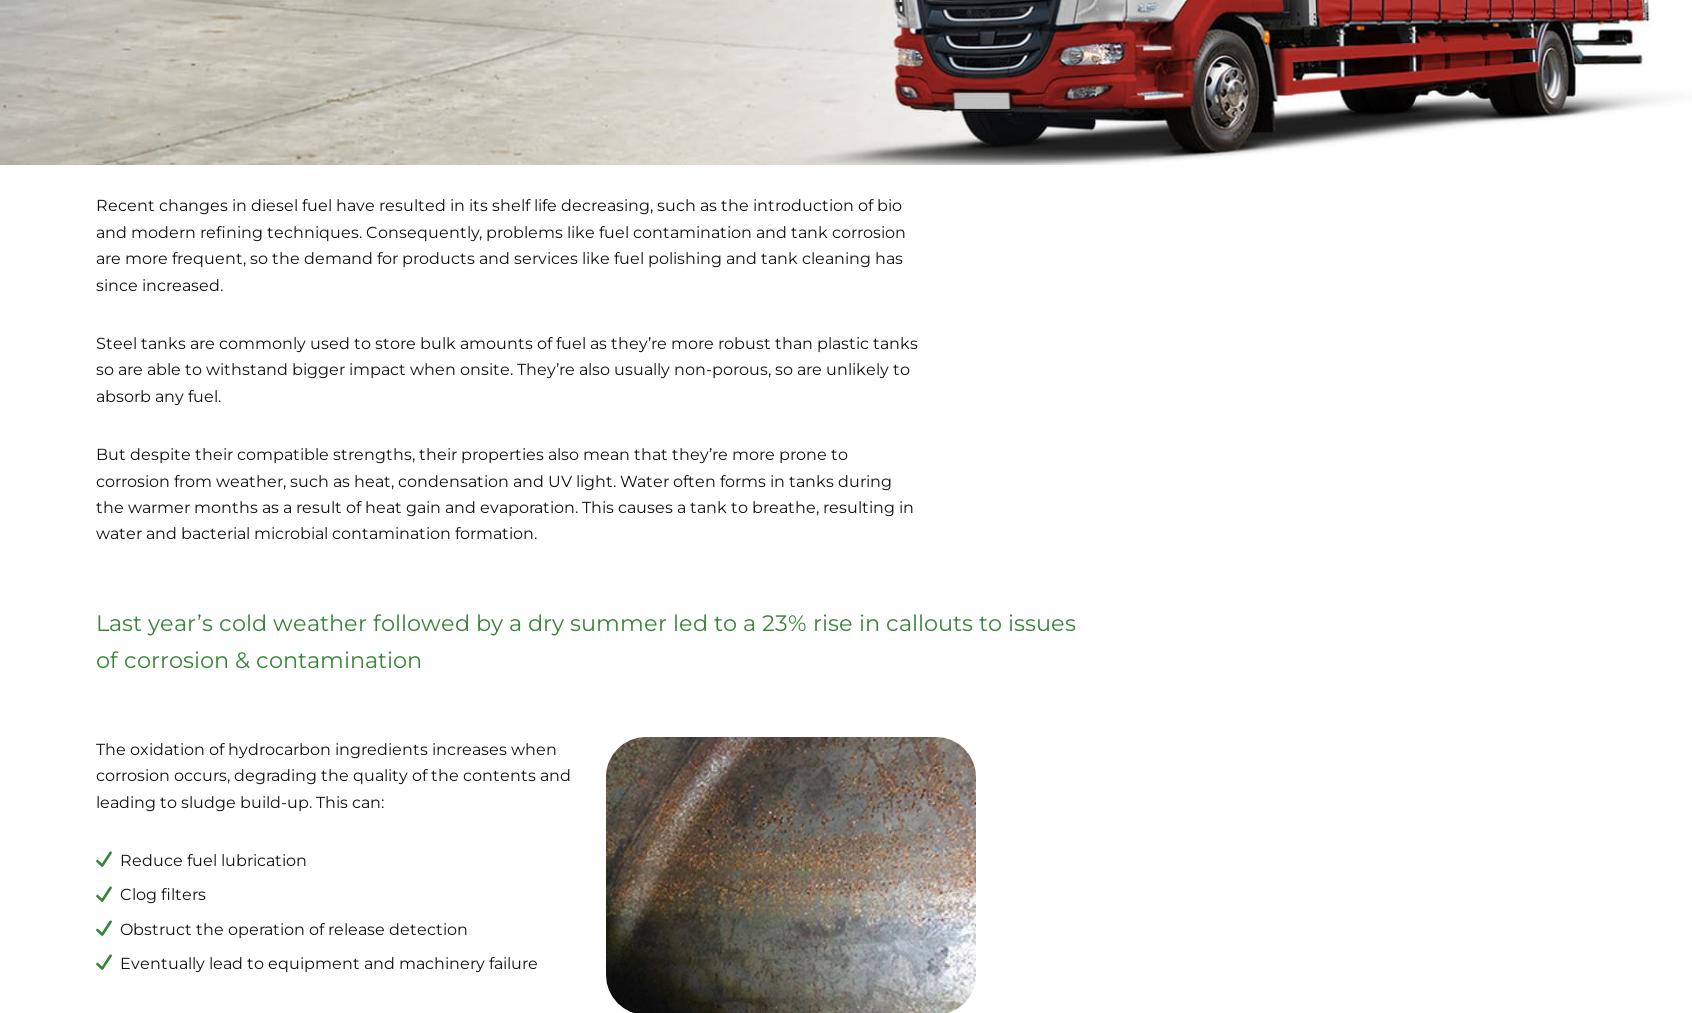  I want to click on 'Waste Oil Collection', so click(93, 842).